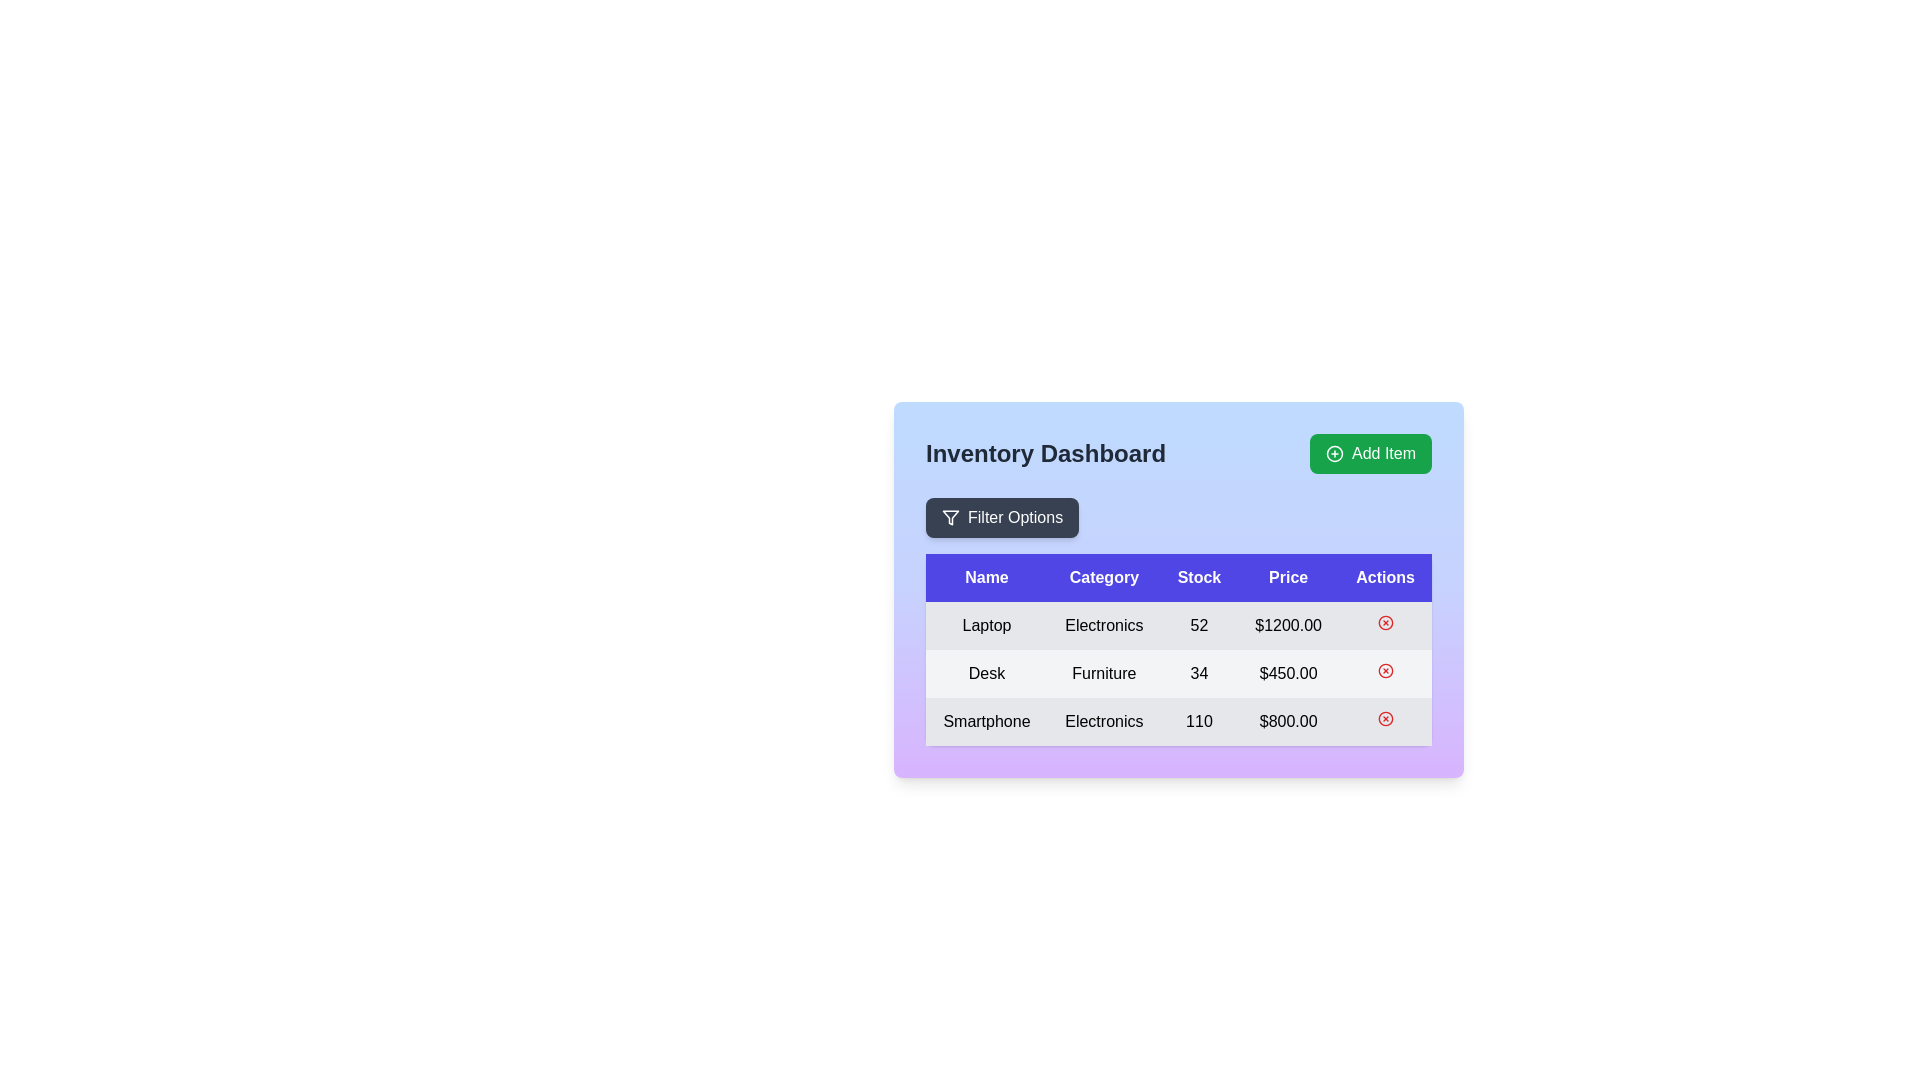 The width and height of the screenshot is (1920, 1080). Describe the element at coordinates (1384, 721) in the screenshot. I see `the circular red delete button with a white bug-like symbol located in the last cell of the last row under the 'Actions' column for the item 'Smartphone'` at that location.